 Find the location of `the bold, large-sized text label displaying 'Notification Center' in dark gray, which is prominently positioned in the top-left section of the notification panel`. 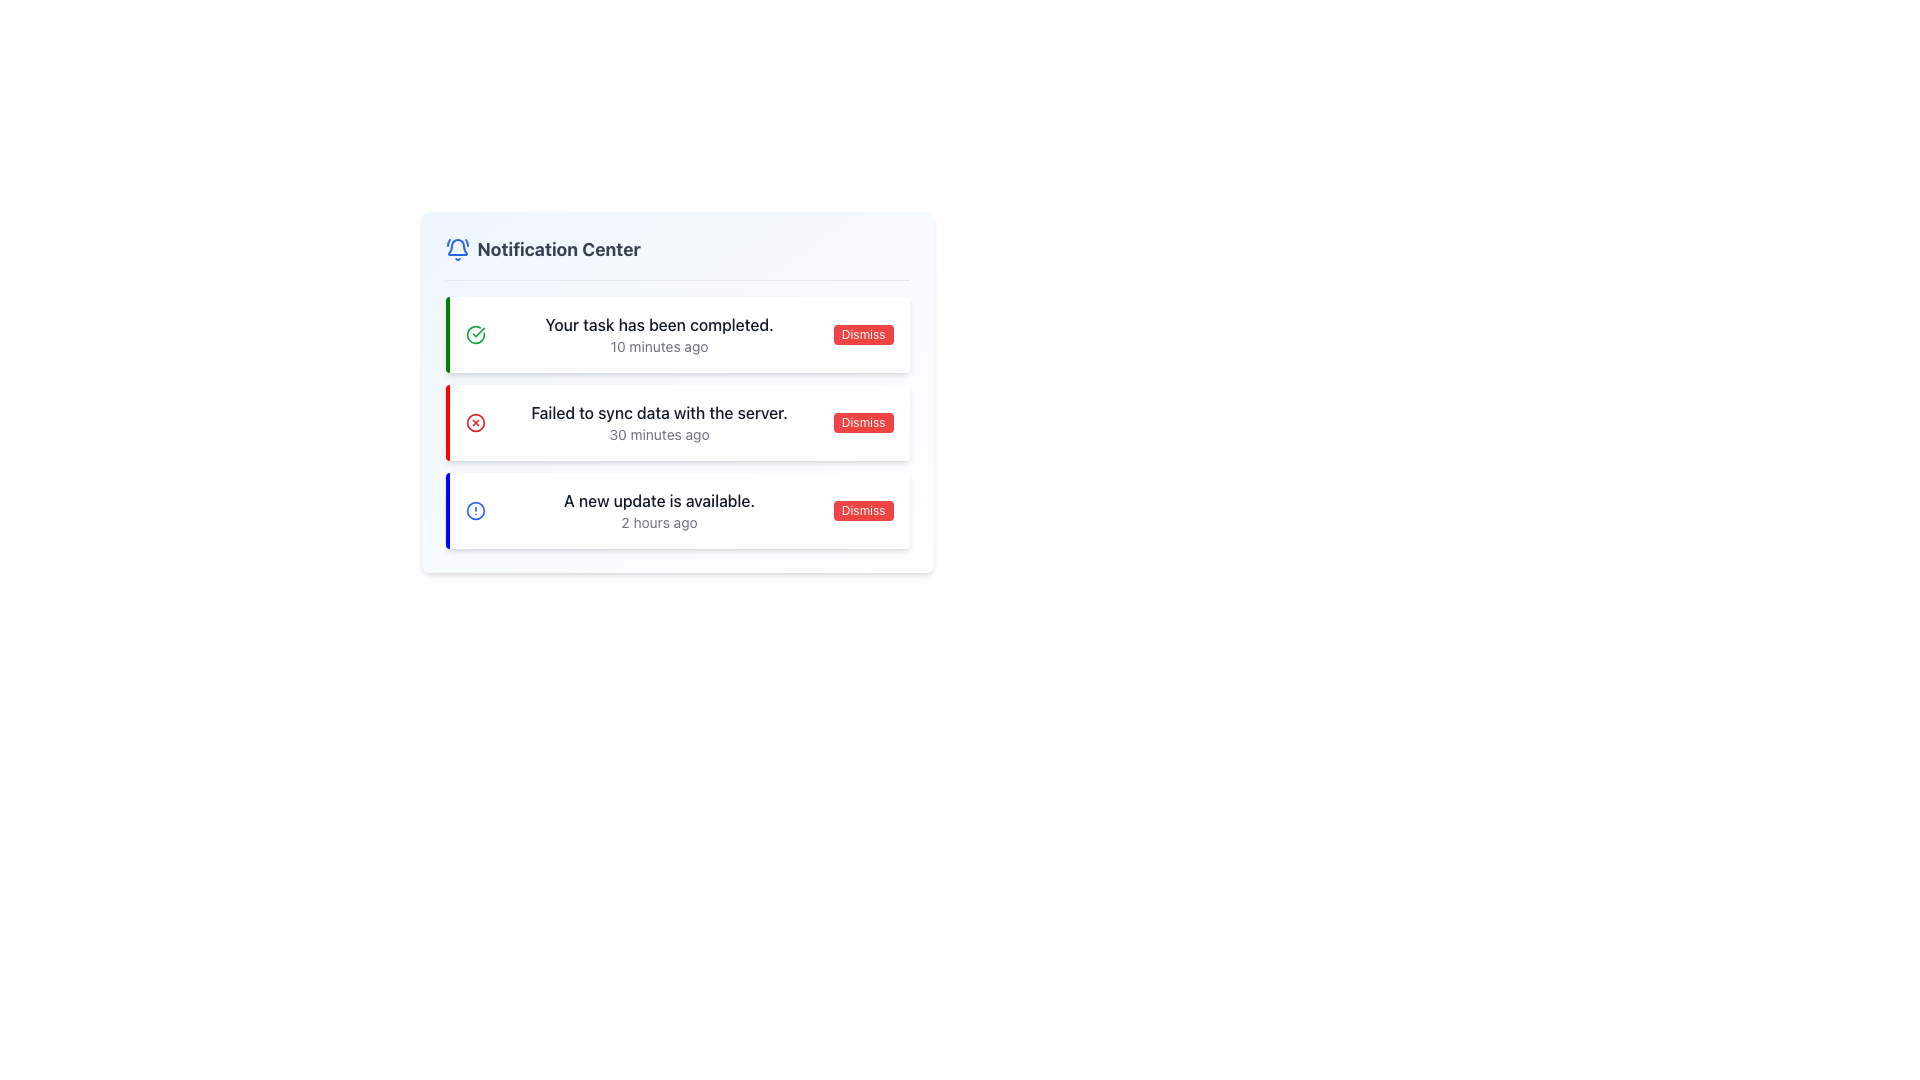

the bold, large-sized text label displaying 'Notification Center' in dark gray, which is prominently positioned in the top-left section of the notification panel is located at coordinates (559, 249).